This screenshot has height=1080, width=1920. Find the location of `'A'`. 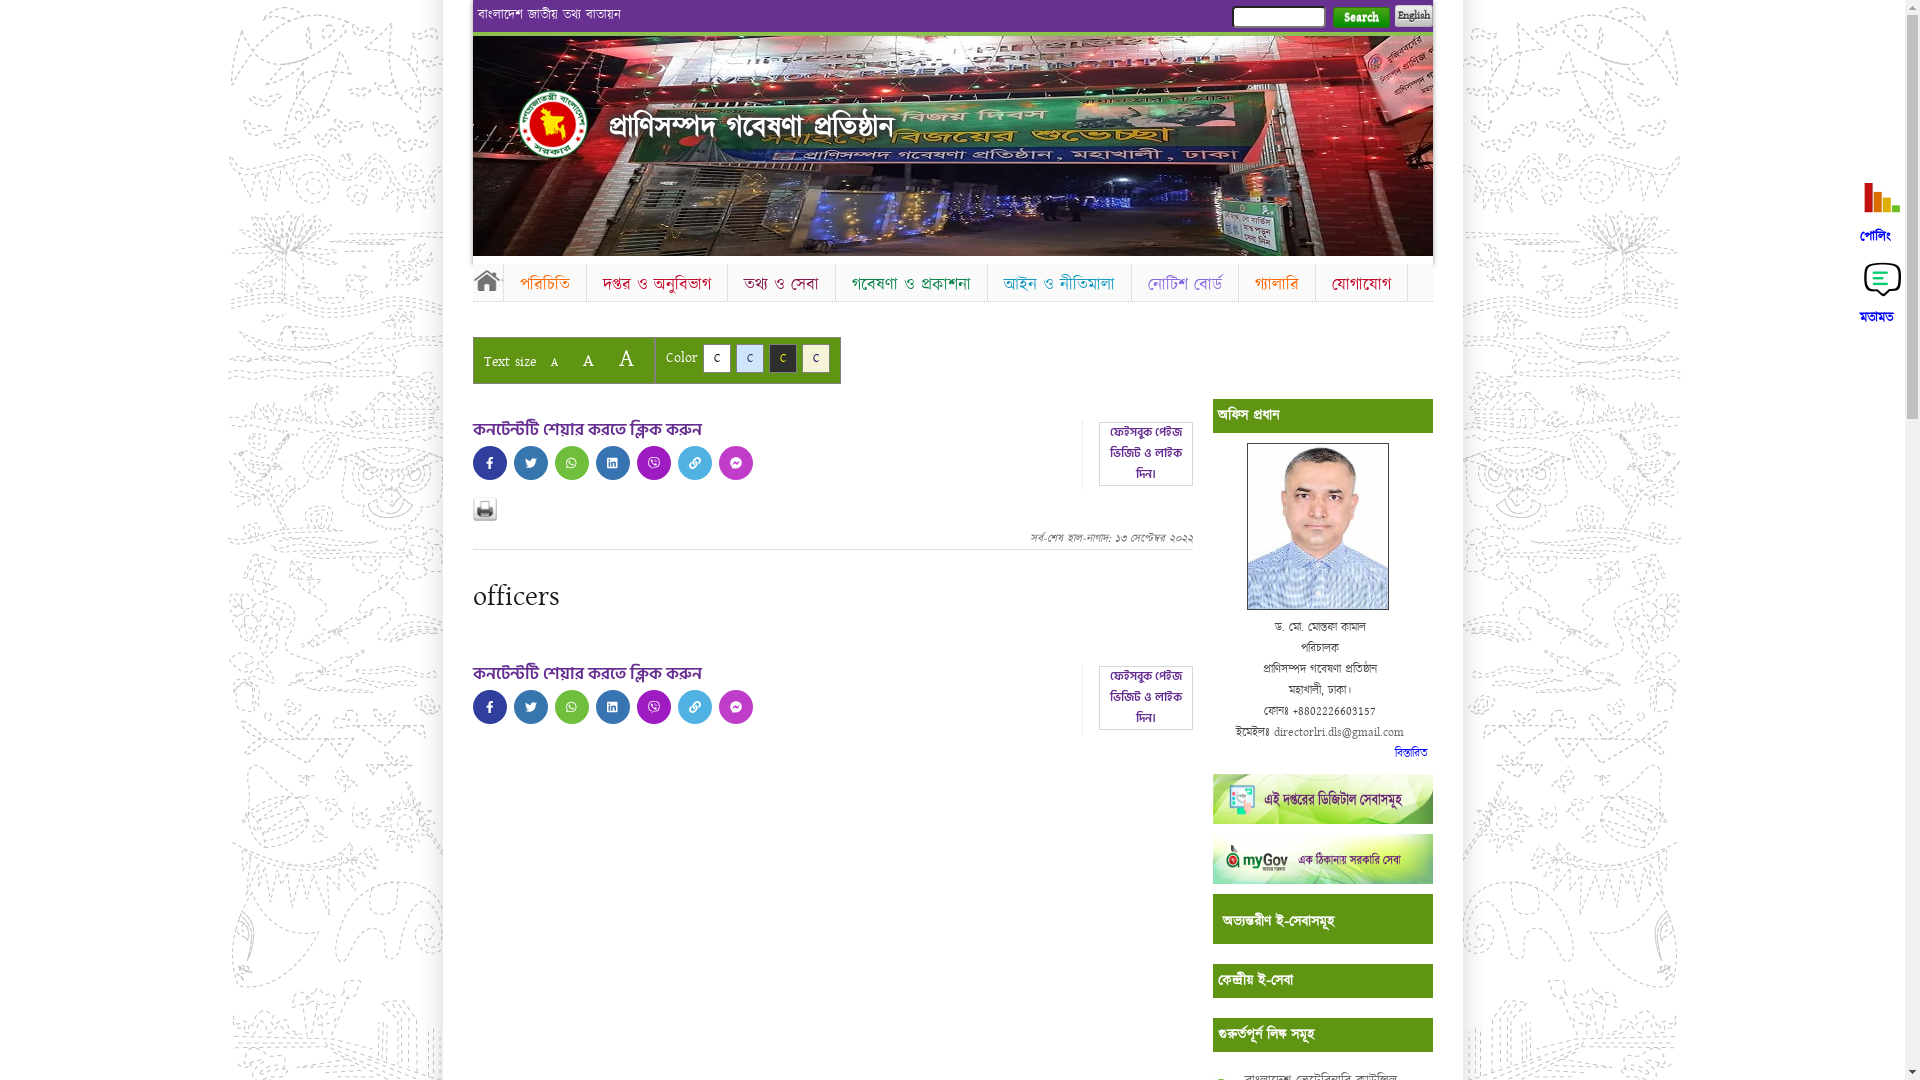

'A' is located at coordinates (553, 362).